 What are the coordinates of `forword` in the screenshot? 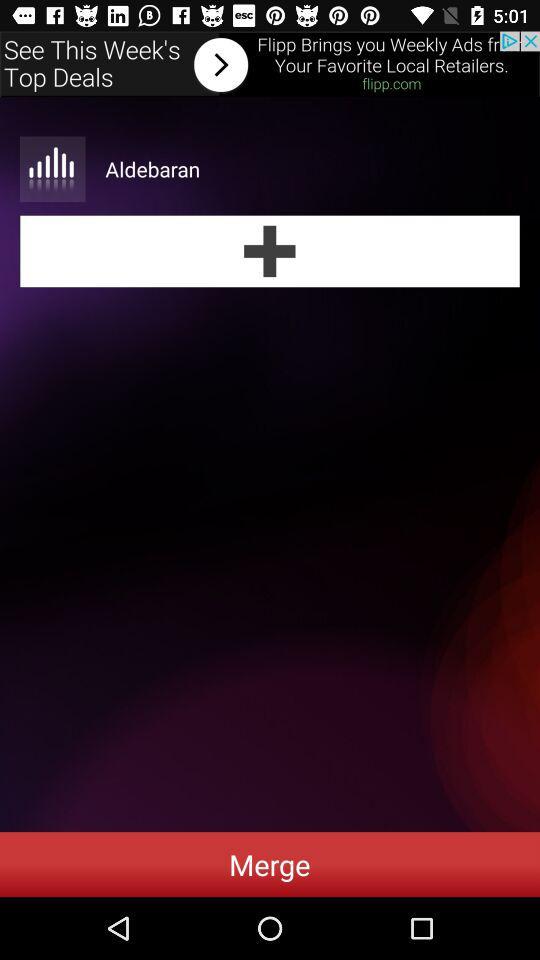 It's located at (270, 64).